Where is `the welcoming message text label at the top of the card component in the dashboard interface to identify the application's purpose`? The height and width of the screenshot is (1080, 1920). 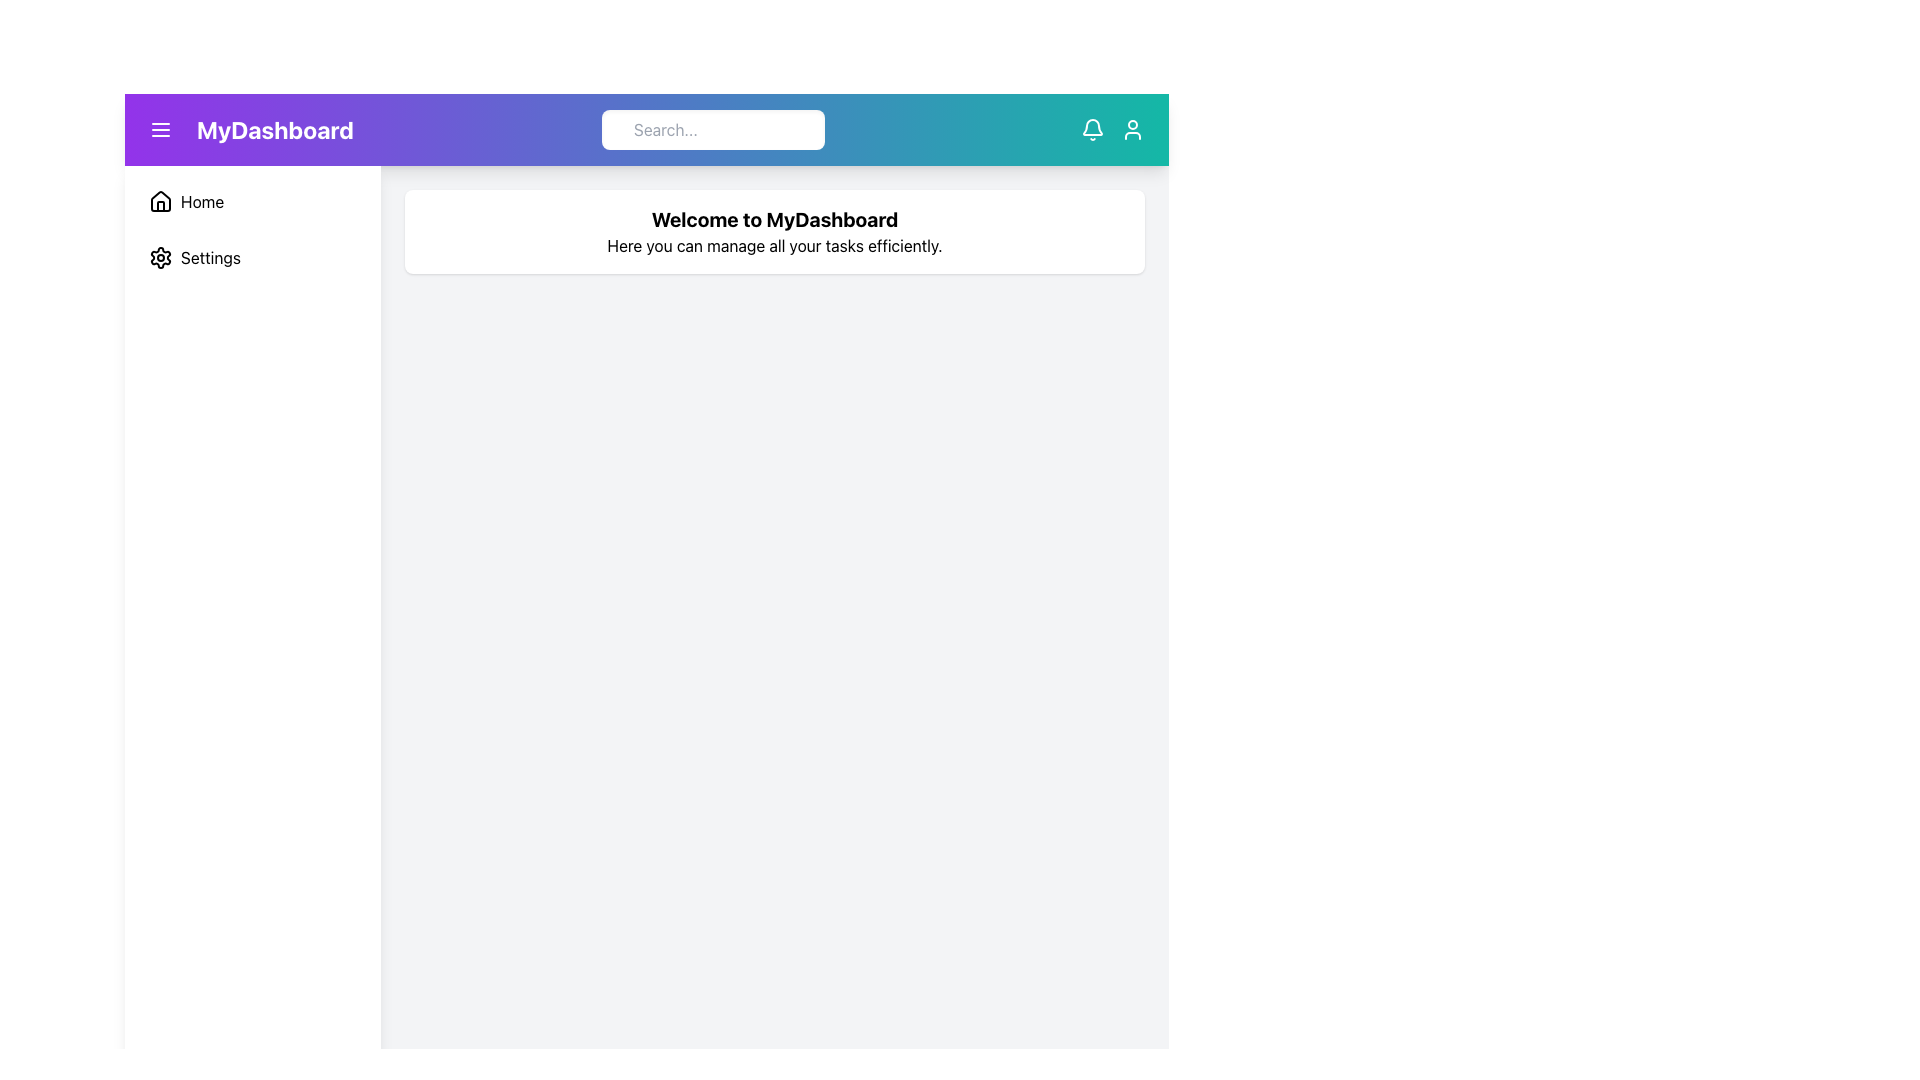 the welcoming message text label at the top of the card component in the dashboard interface to identify the application's purpose is located at coordinates (773, 219).